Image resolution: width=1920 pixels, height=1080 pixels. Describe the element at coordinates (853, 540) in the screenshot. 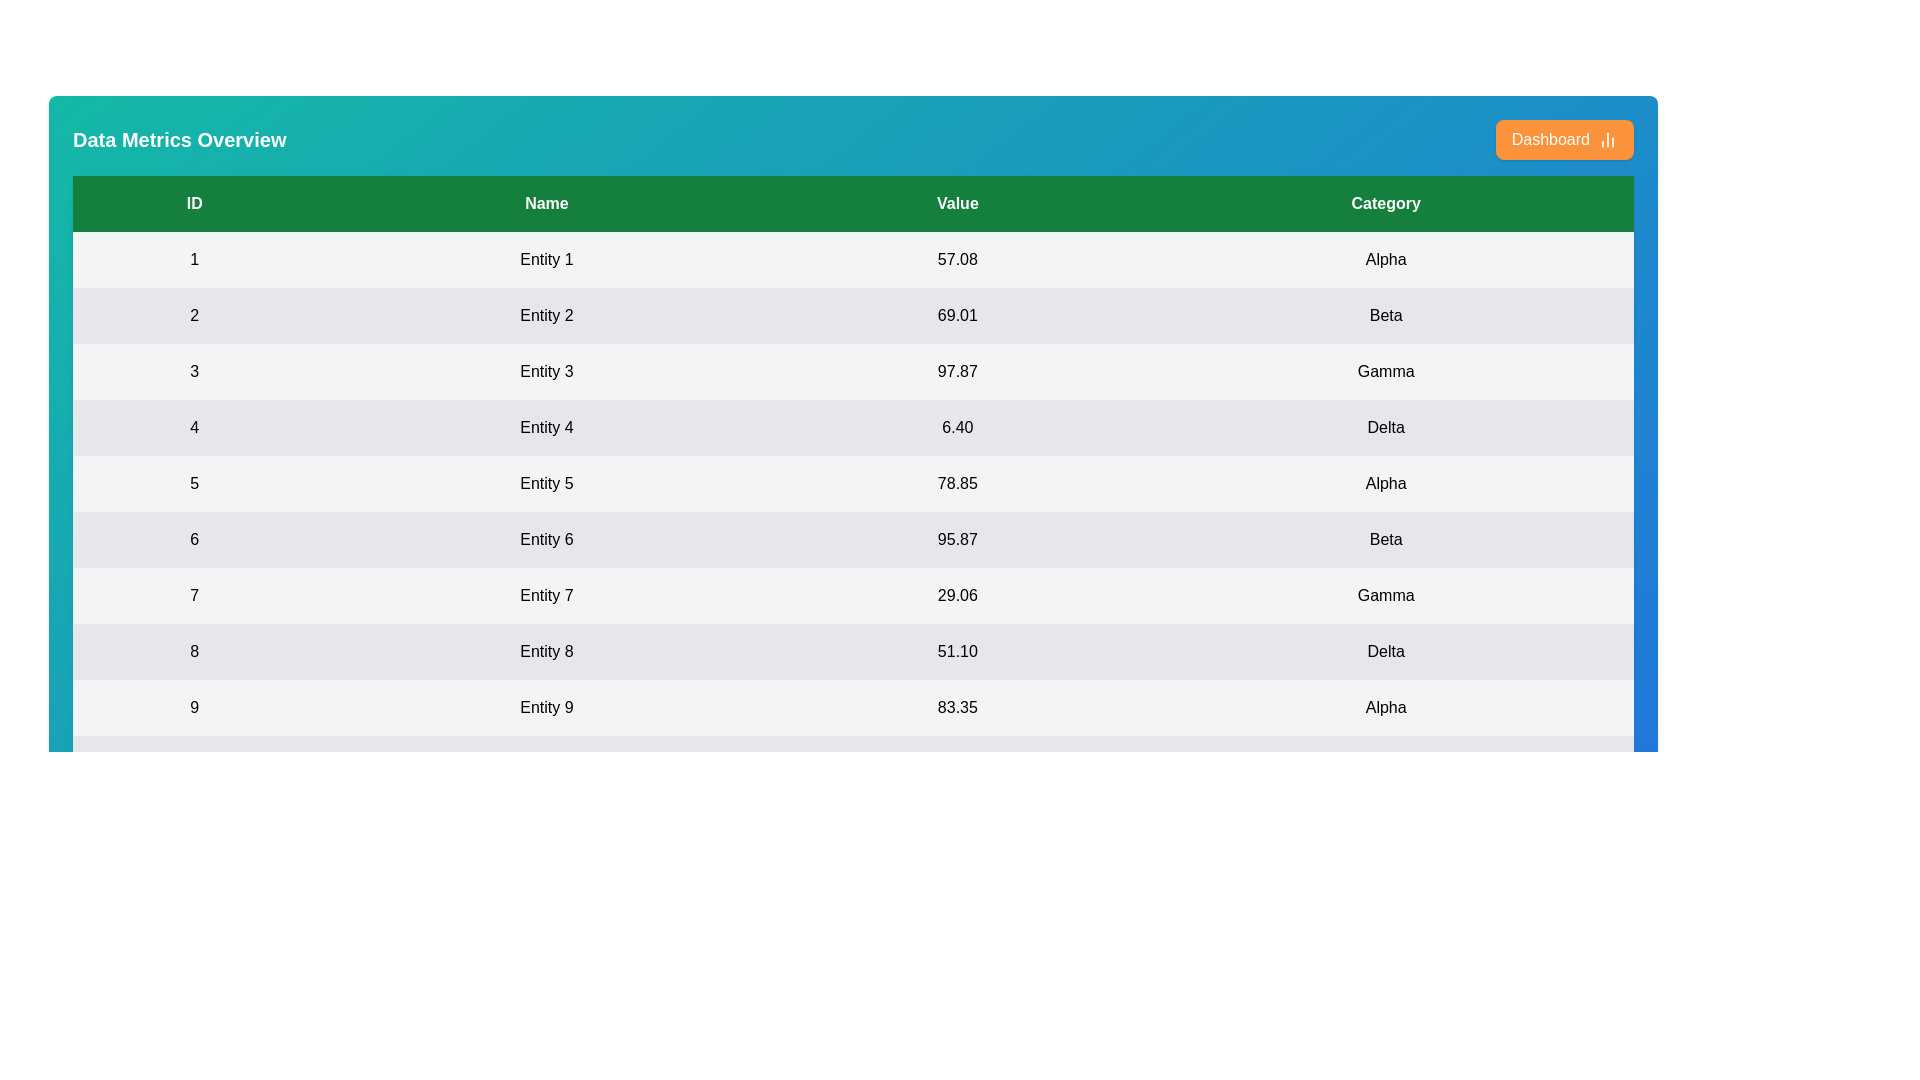

I see `the row corresponding to 6` at that location.